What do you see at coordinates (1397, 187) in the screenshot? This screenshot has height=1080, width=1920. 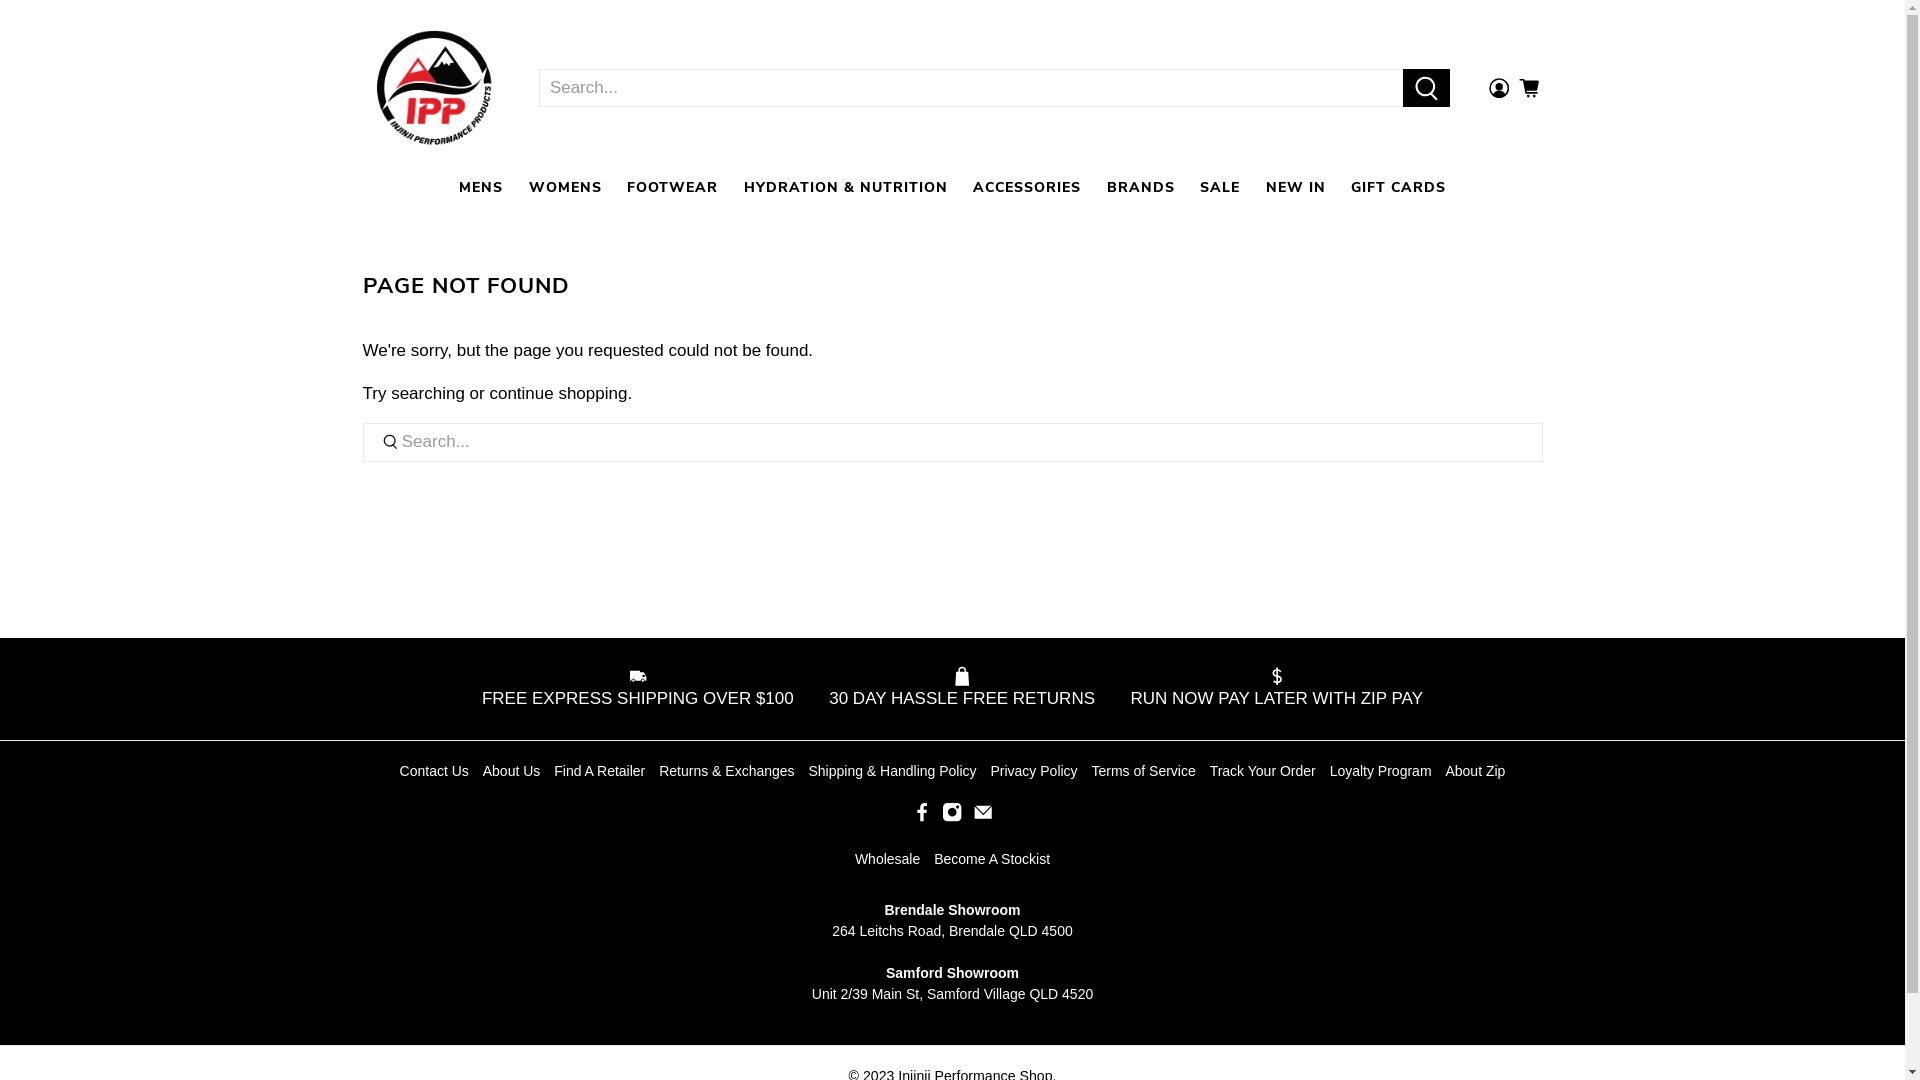 I see `'GIFT CARDS'` at bounding box center [1397, 187].